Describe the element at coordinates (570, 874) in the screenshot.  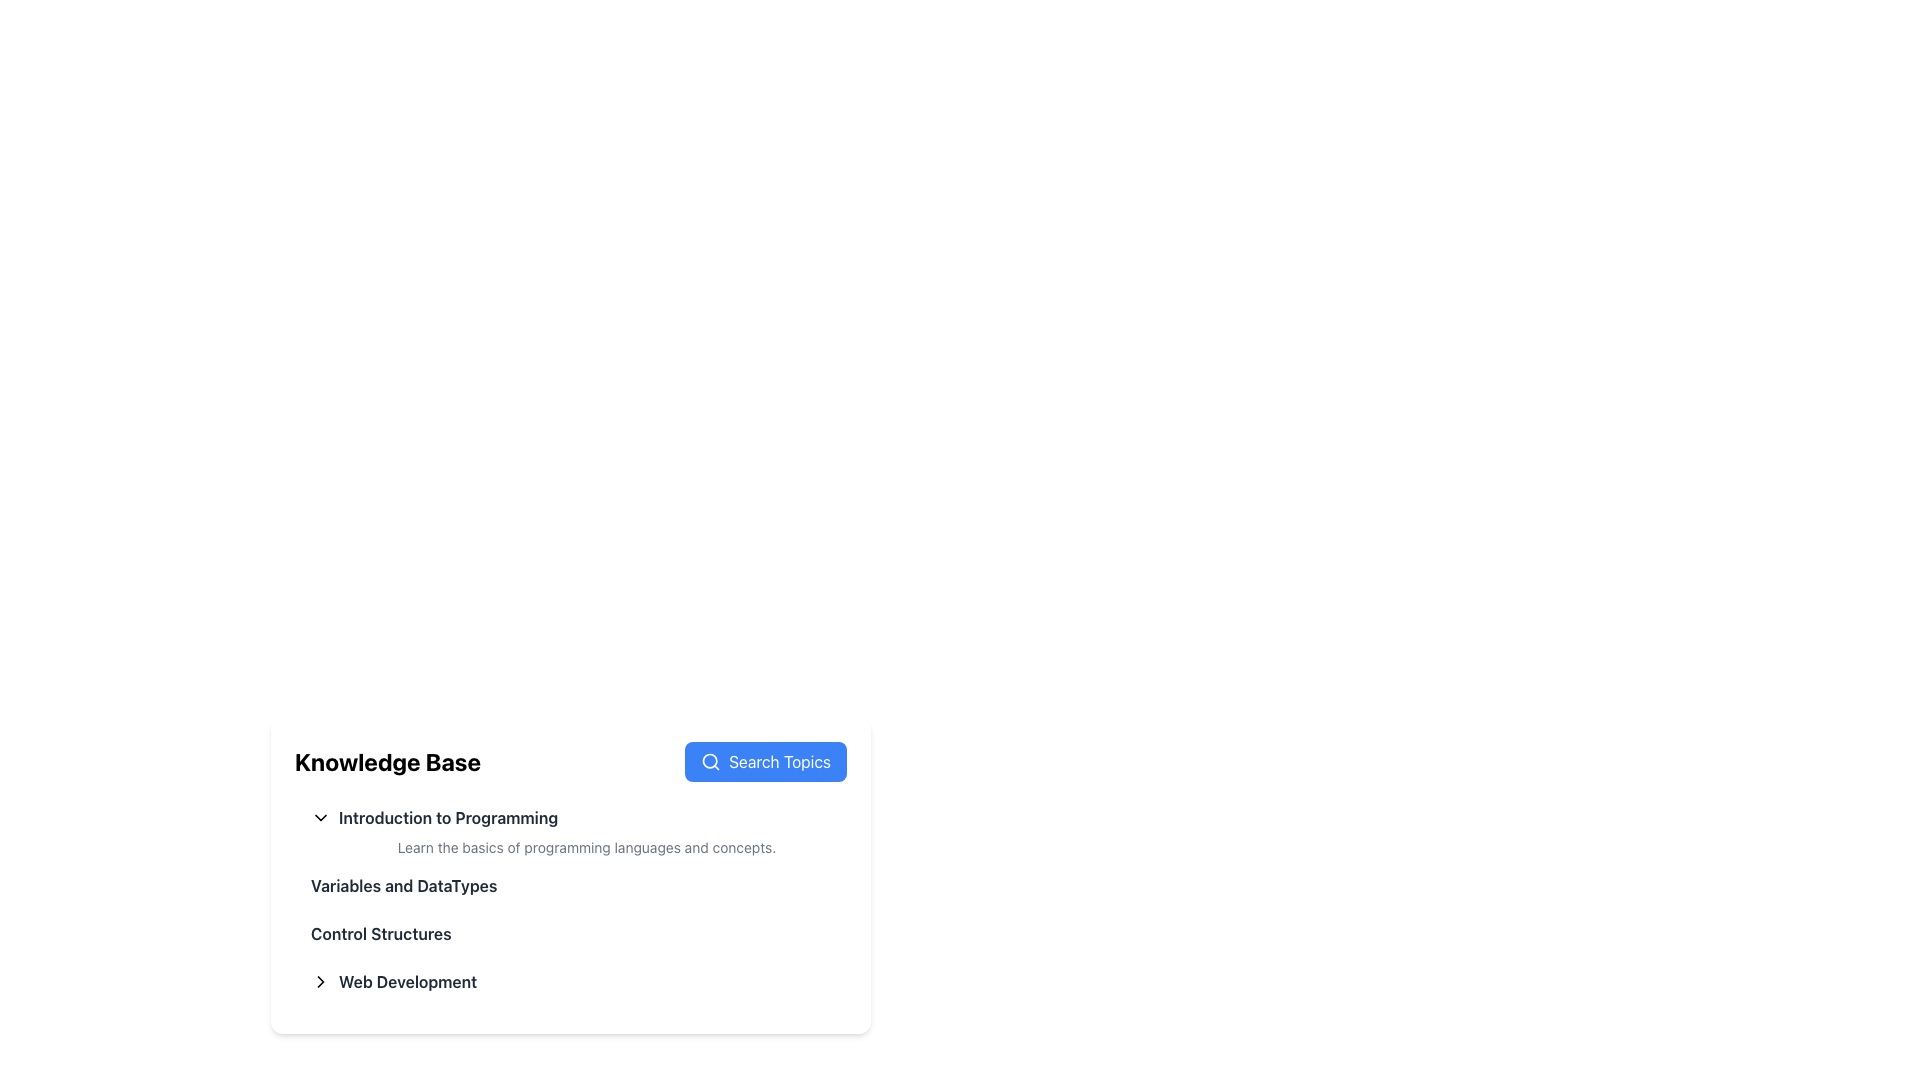
I see `the second interactive list item within the 'Introduction to Programming' section` at that location.